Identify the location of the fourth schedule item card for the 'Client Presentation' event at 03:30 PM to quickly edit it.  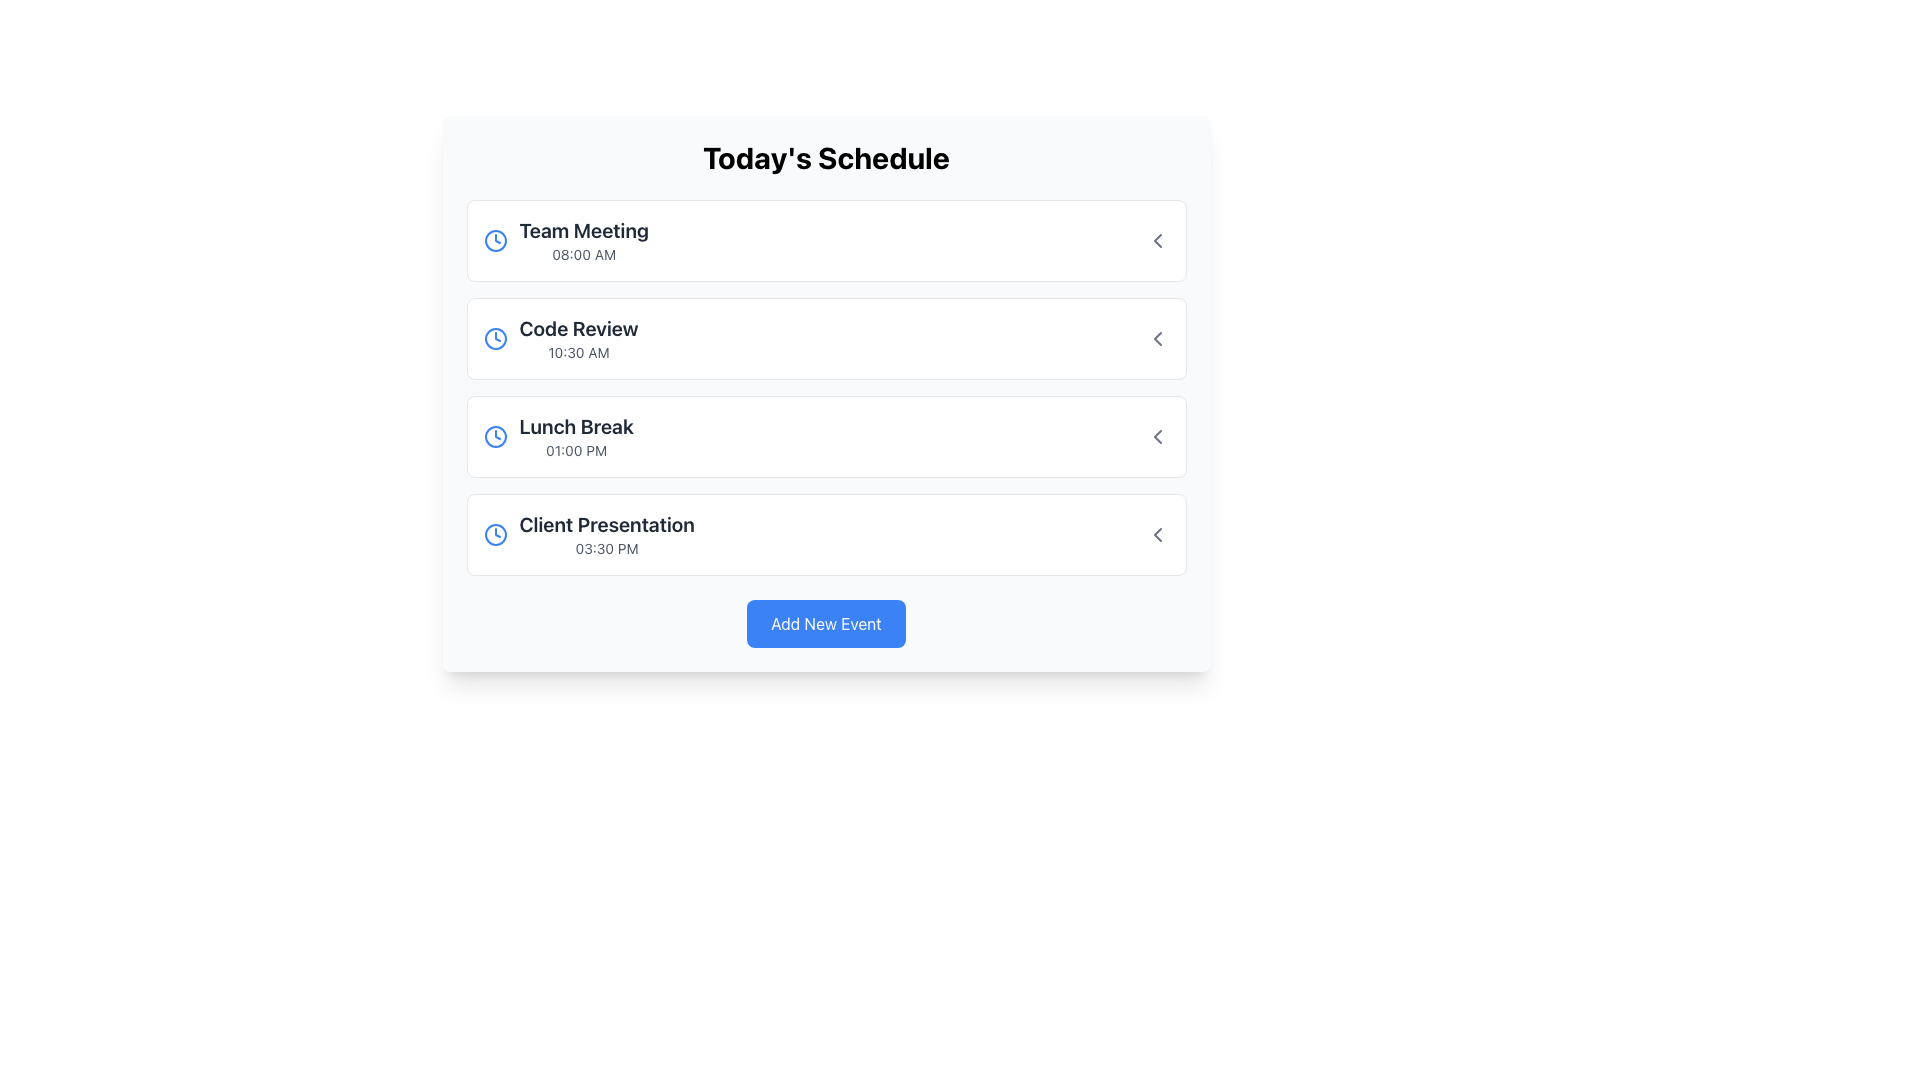
(826, 534).